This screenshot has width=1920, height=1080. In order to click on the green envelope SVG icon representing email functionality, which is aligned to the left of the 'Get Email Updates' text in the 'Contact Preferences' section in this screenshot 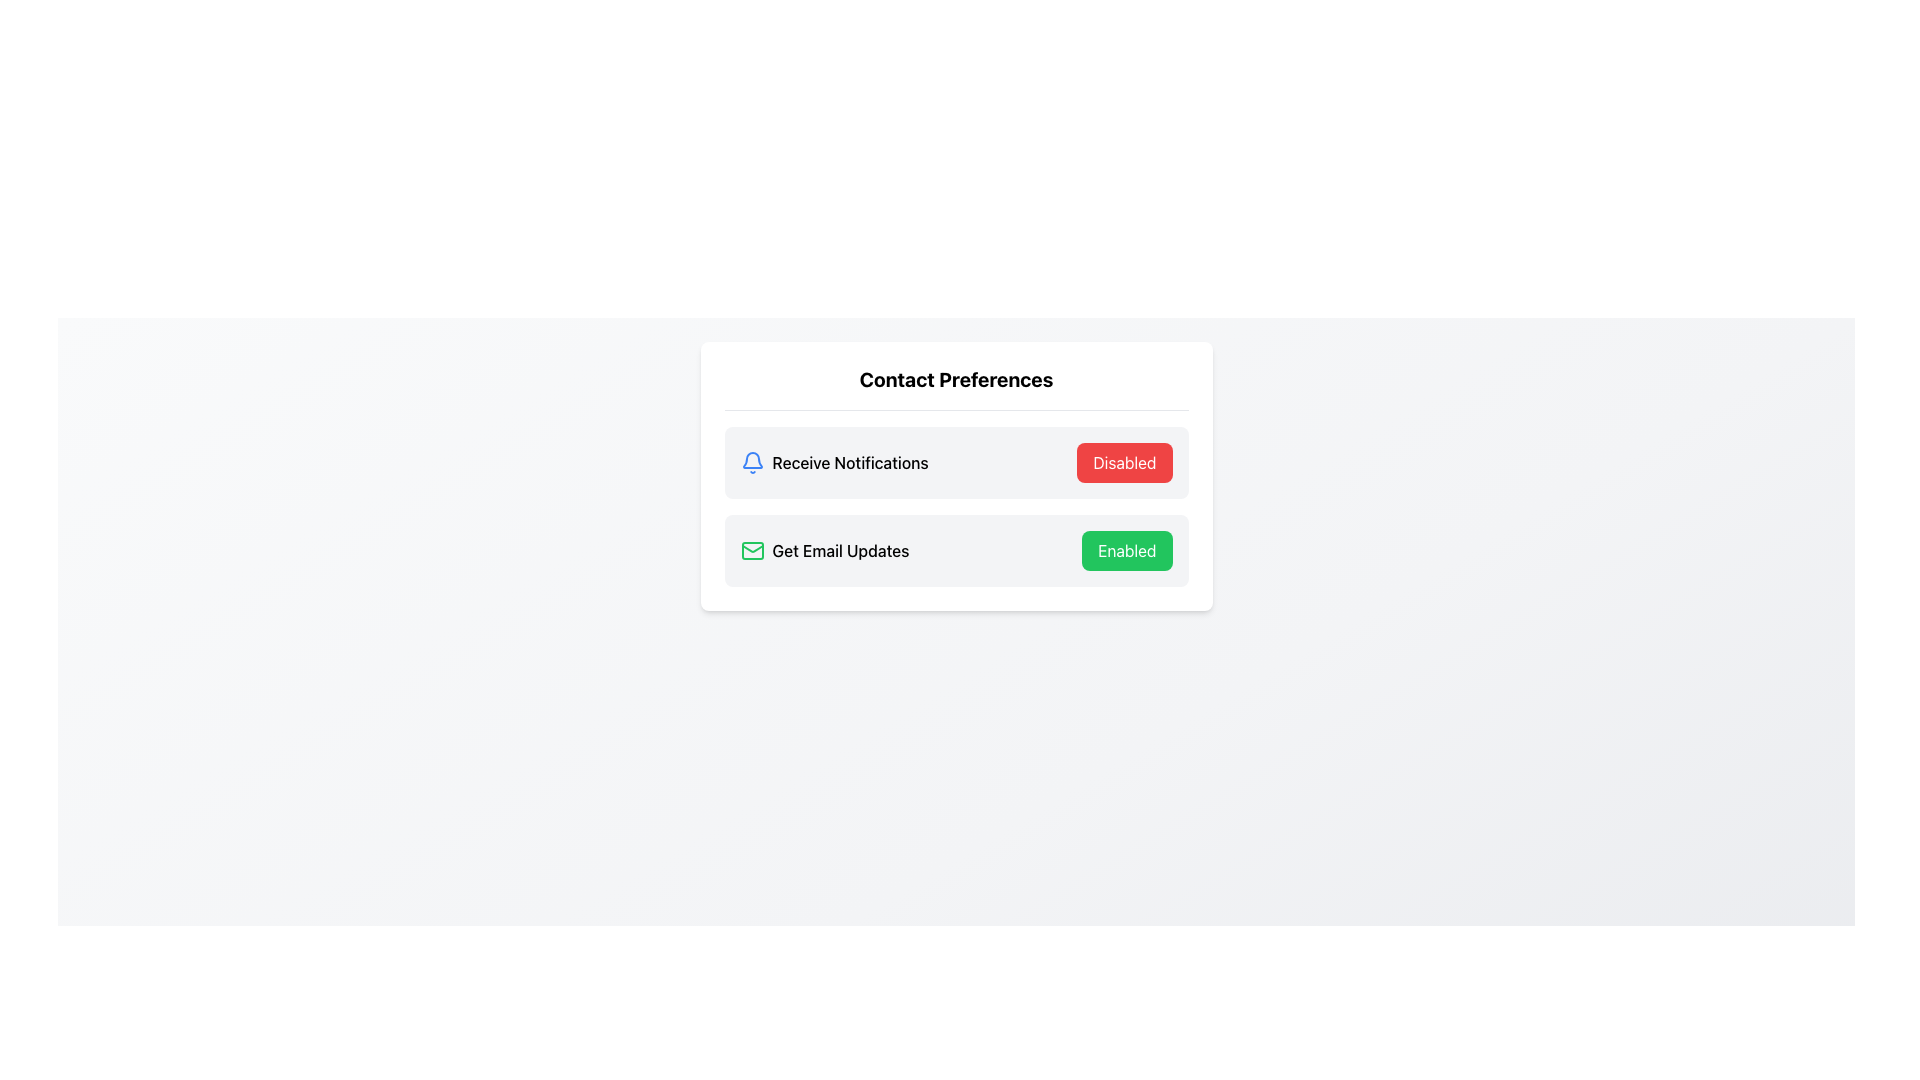, I will do `click(751, 551)`.